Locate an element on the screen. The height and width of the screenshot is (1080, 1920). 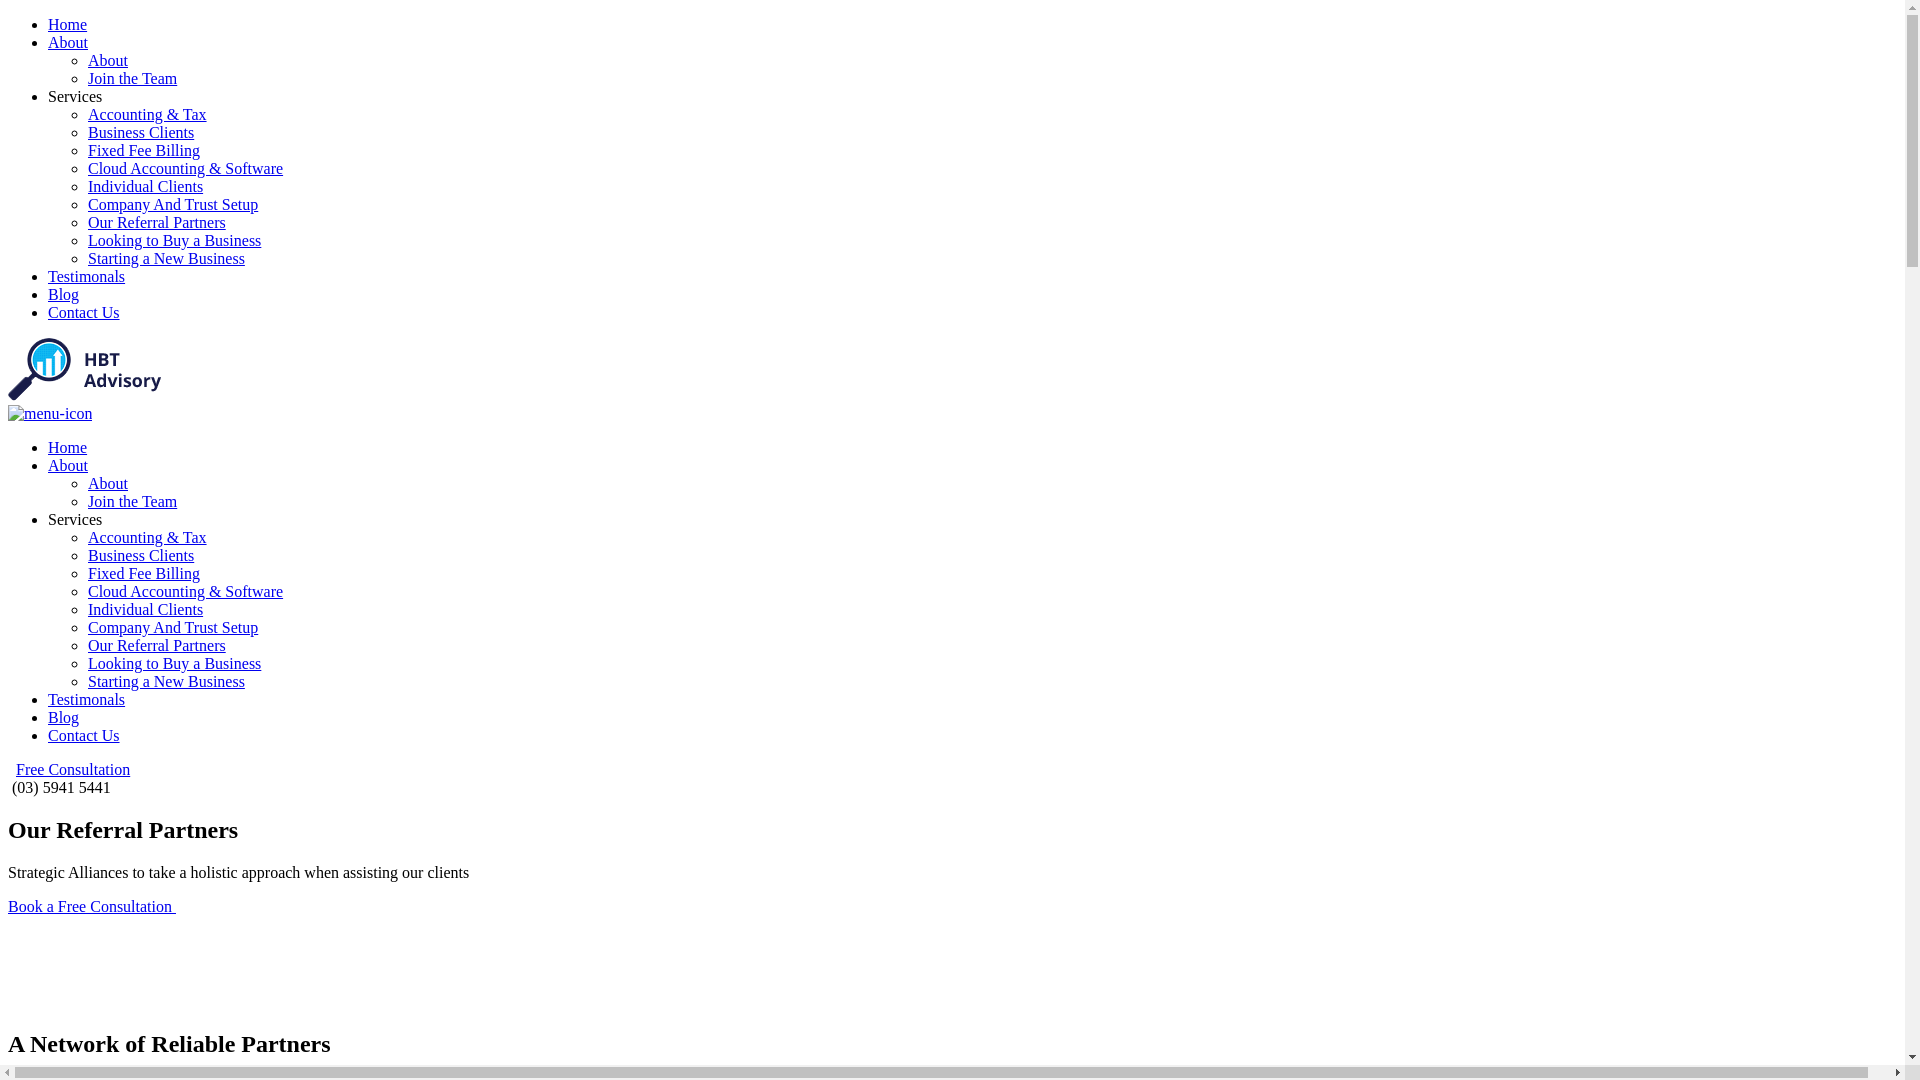
'Business Clients' is located at coordinates (139, 132).